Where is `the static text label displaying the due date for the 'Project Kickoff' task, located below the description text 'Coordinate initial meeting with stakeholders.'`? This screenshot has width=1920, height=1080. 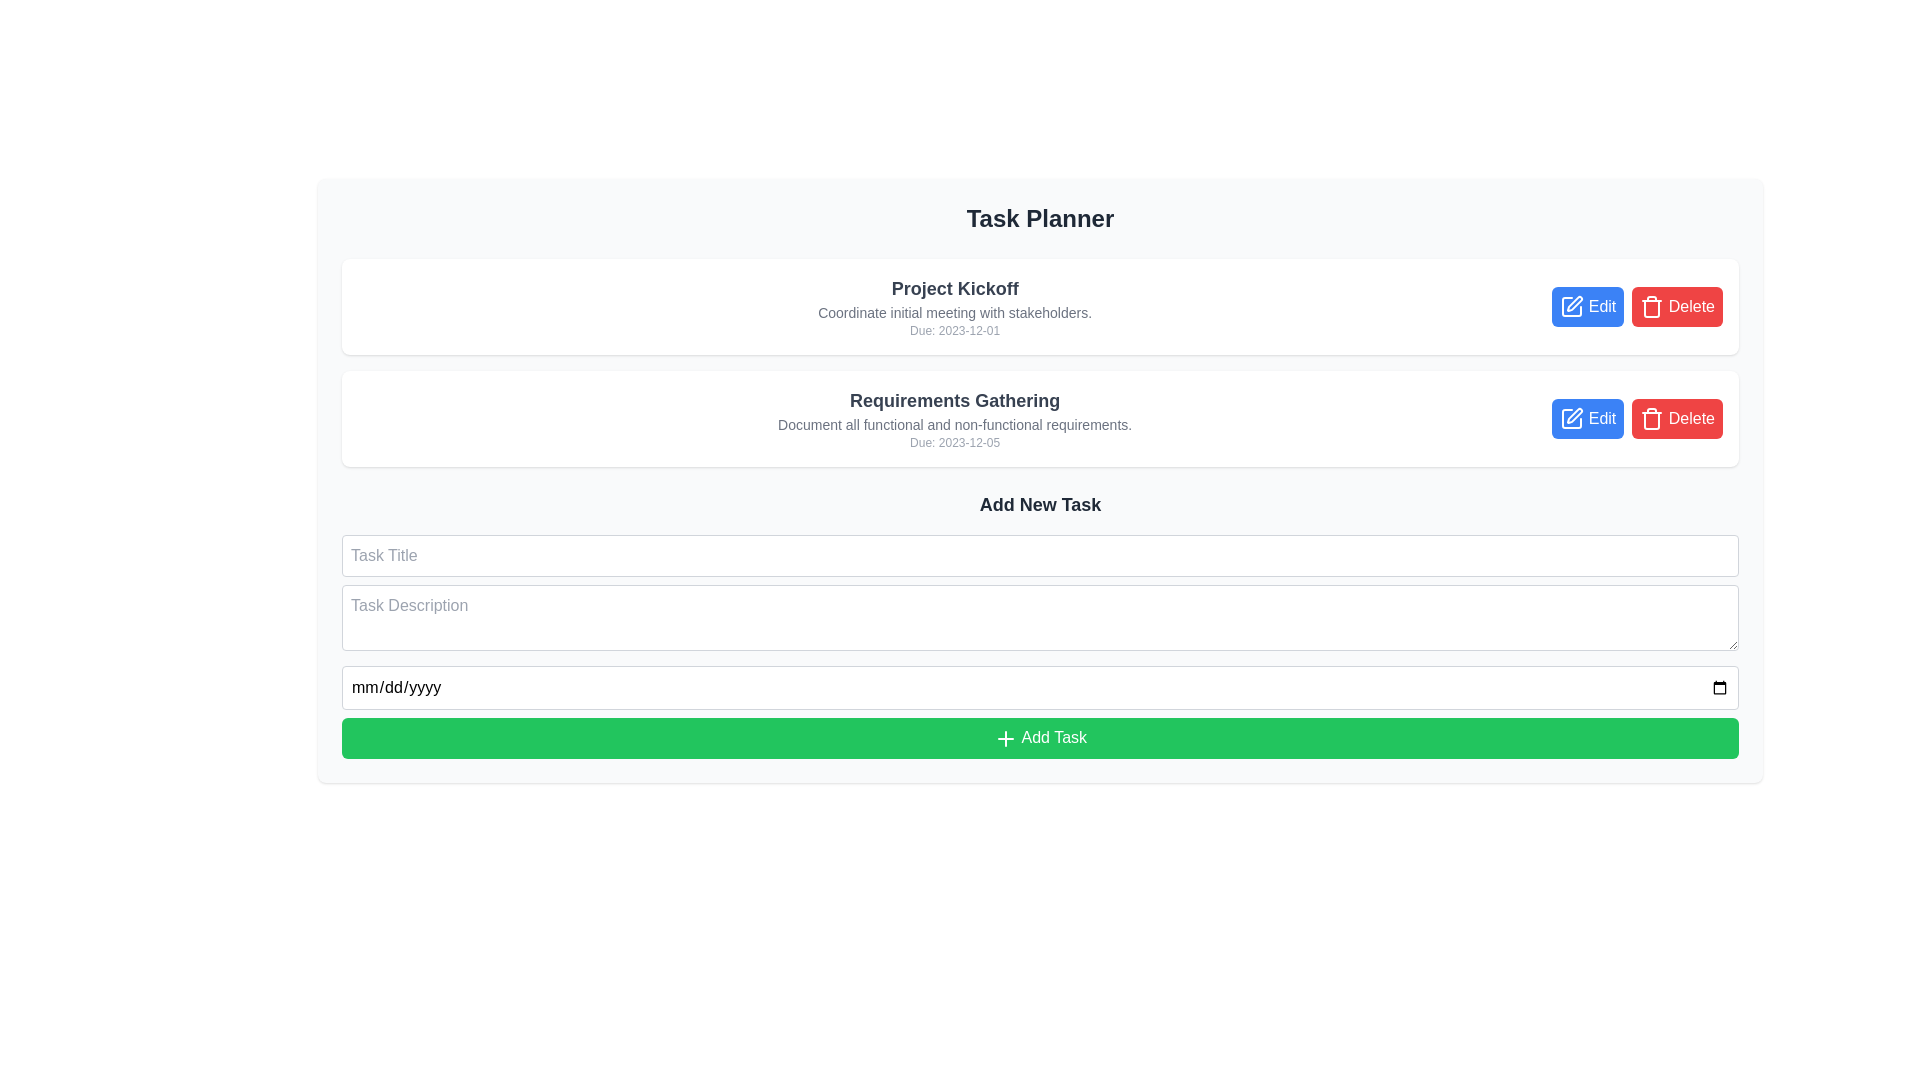
the static text label displaying the due date for the 'Project Kickoff' task, located below the description text 'Coordinate initial meeting with stakeholders.' is located at coordinates (954, 330).